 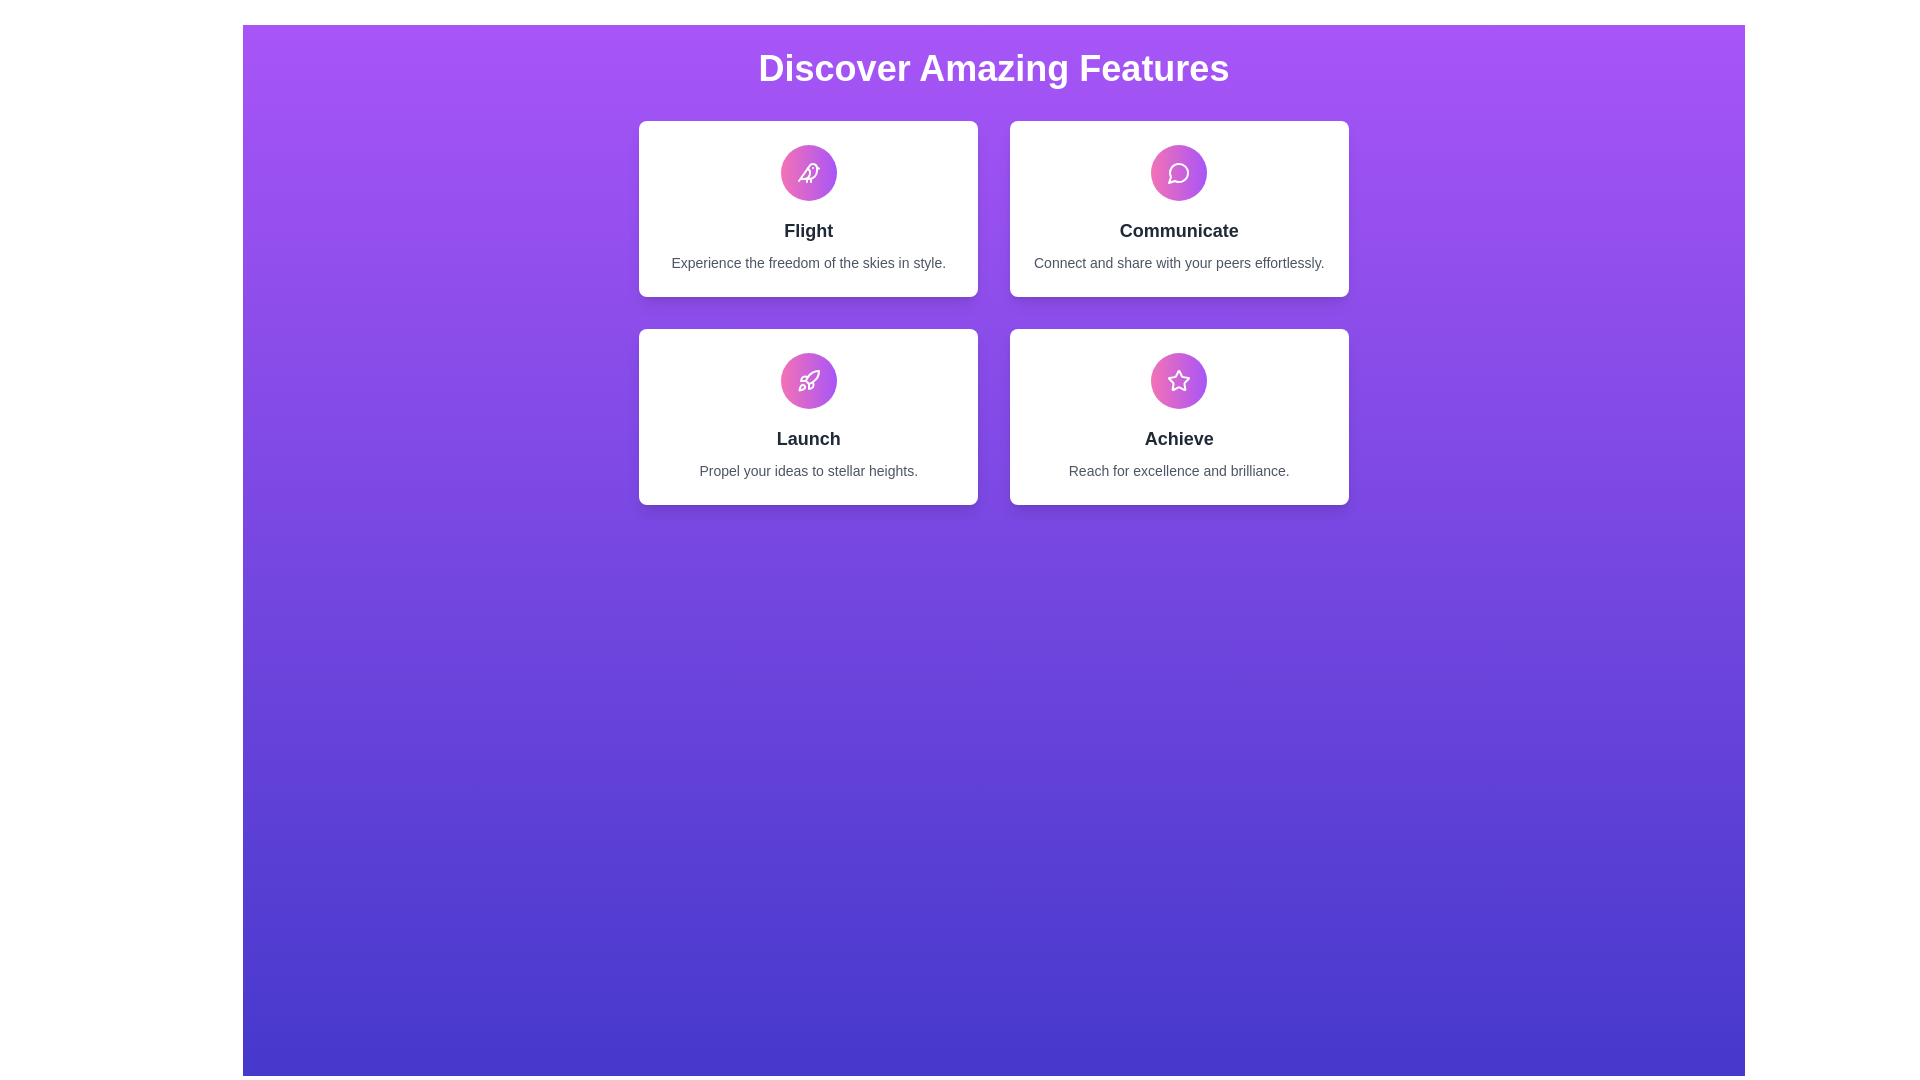 I want to click on the SVG icon representing a rocket, which is styled with a pink gradient background and located within the 'Flight' card in the top-left of a 2x2 grid layout, so click(x=808, y=381).